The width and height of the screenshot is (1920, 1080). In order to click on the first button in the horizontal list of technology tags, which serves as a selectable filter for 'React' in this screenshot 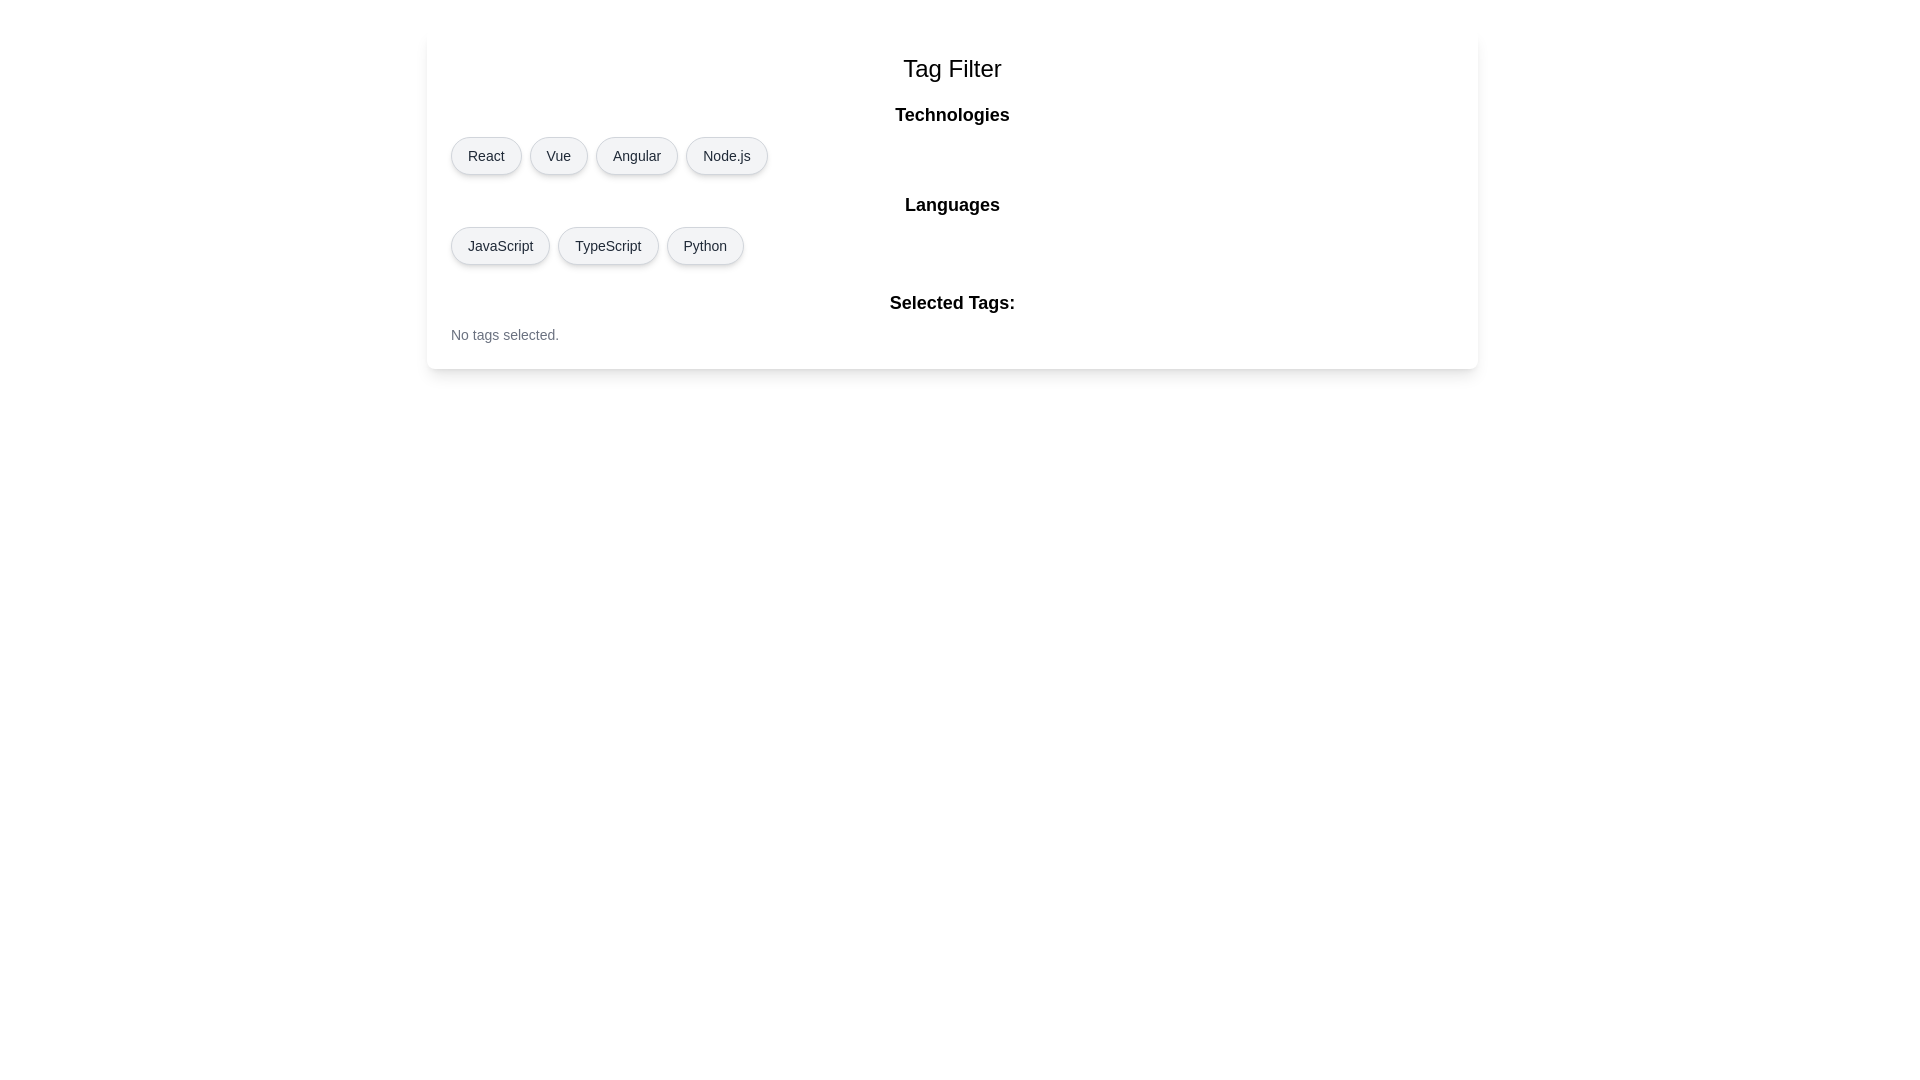, I will do `click(486, 154)`.